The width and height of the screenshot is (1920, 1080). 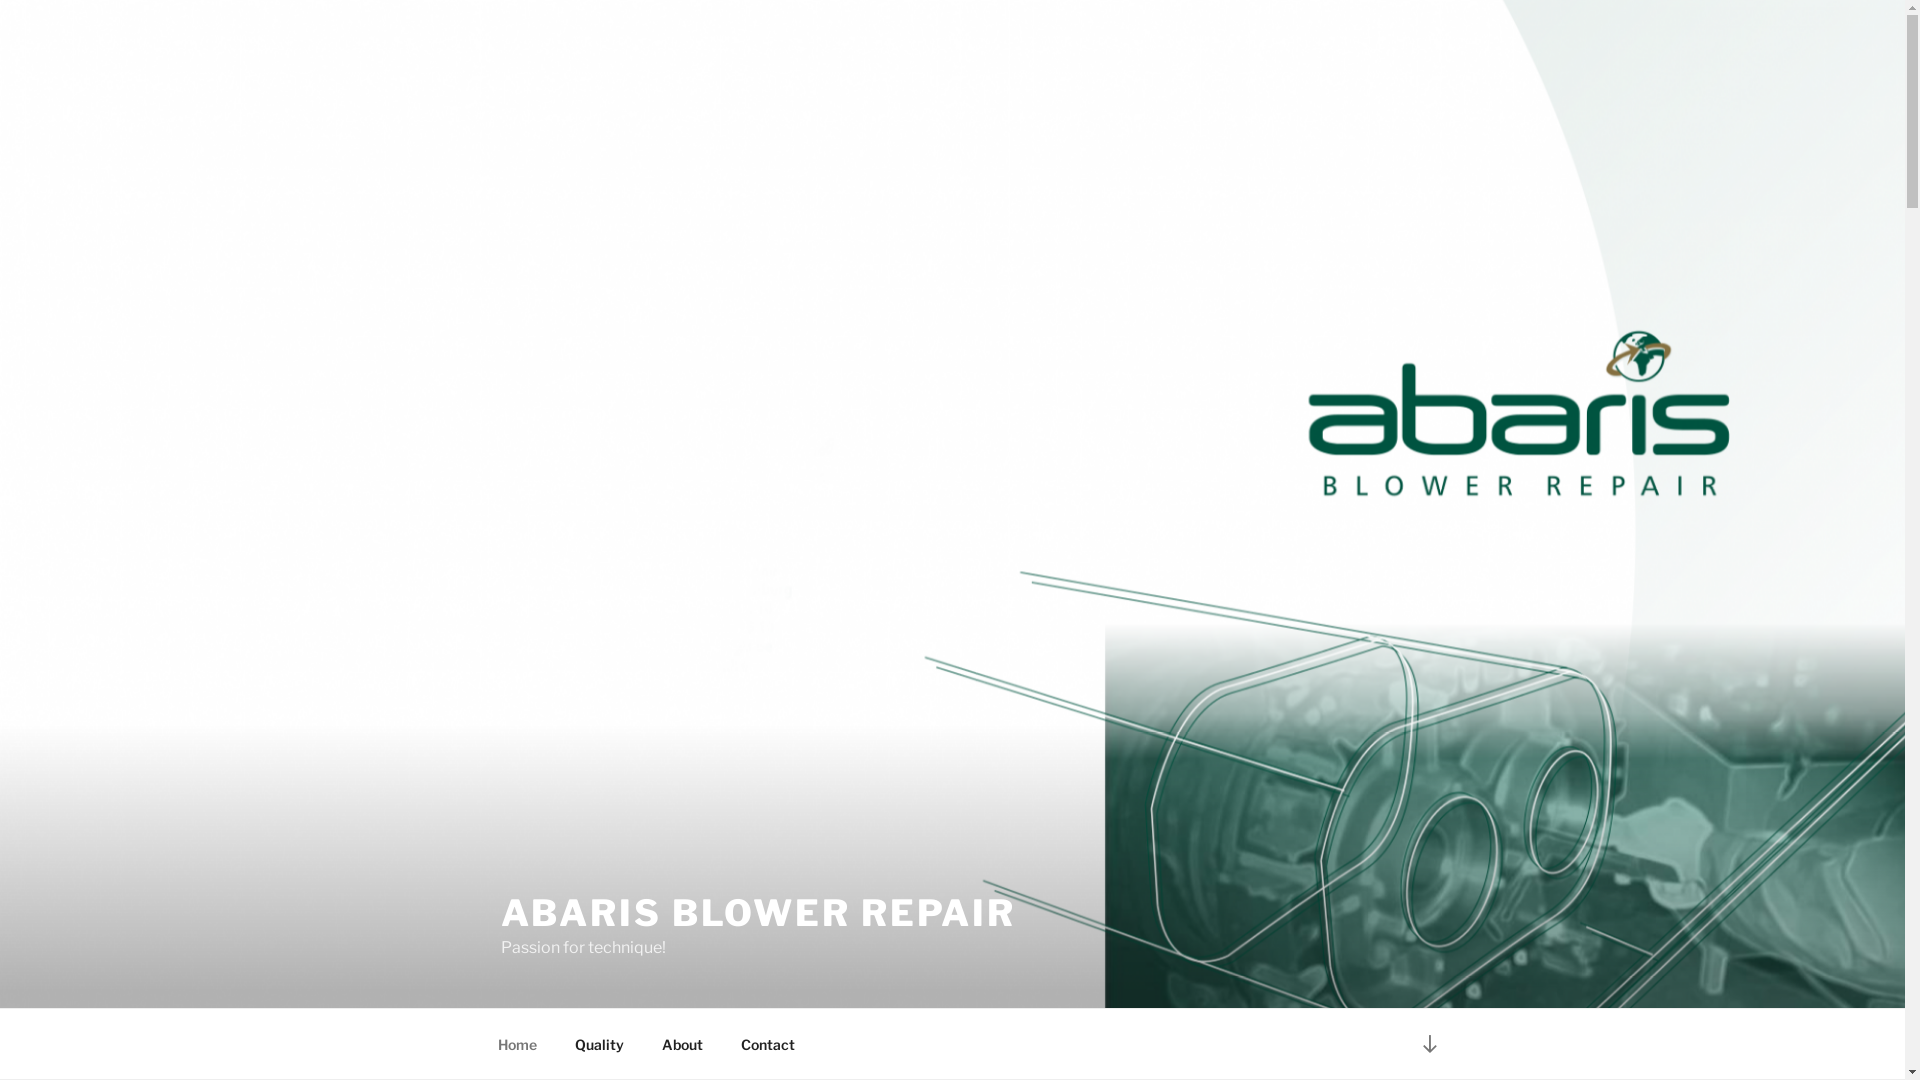 What do you see at coordinates (480, 1043) in the screenshot?
I see `'Home'` at bounding box center [480, 1043].